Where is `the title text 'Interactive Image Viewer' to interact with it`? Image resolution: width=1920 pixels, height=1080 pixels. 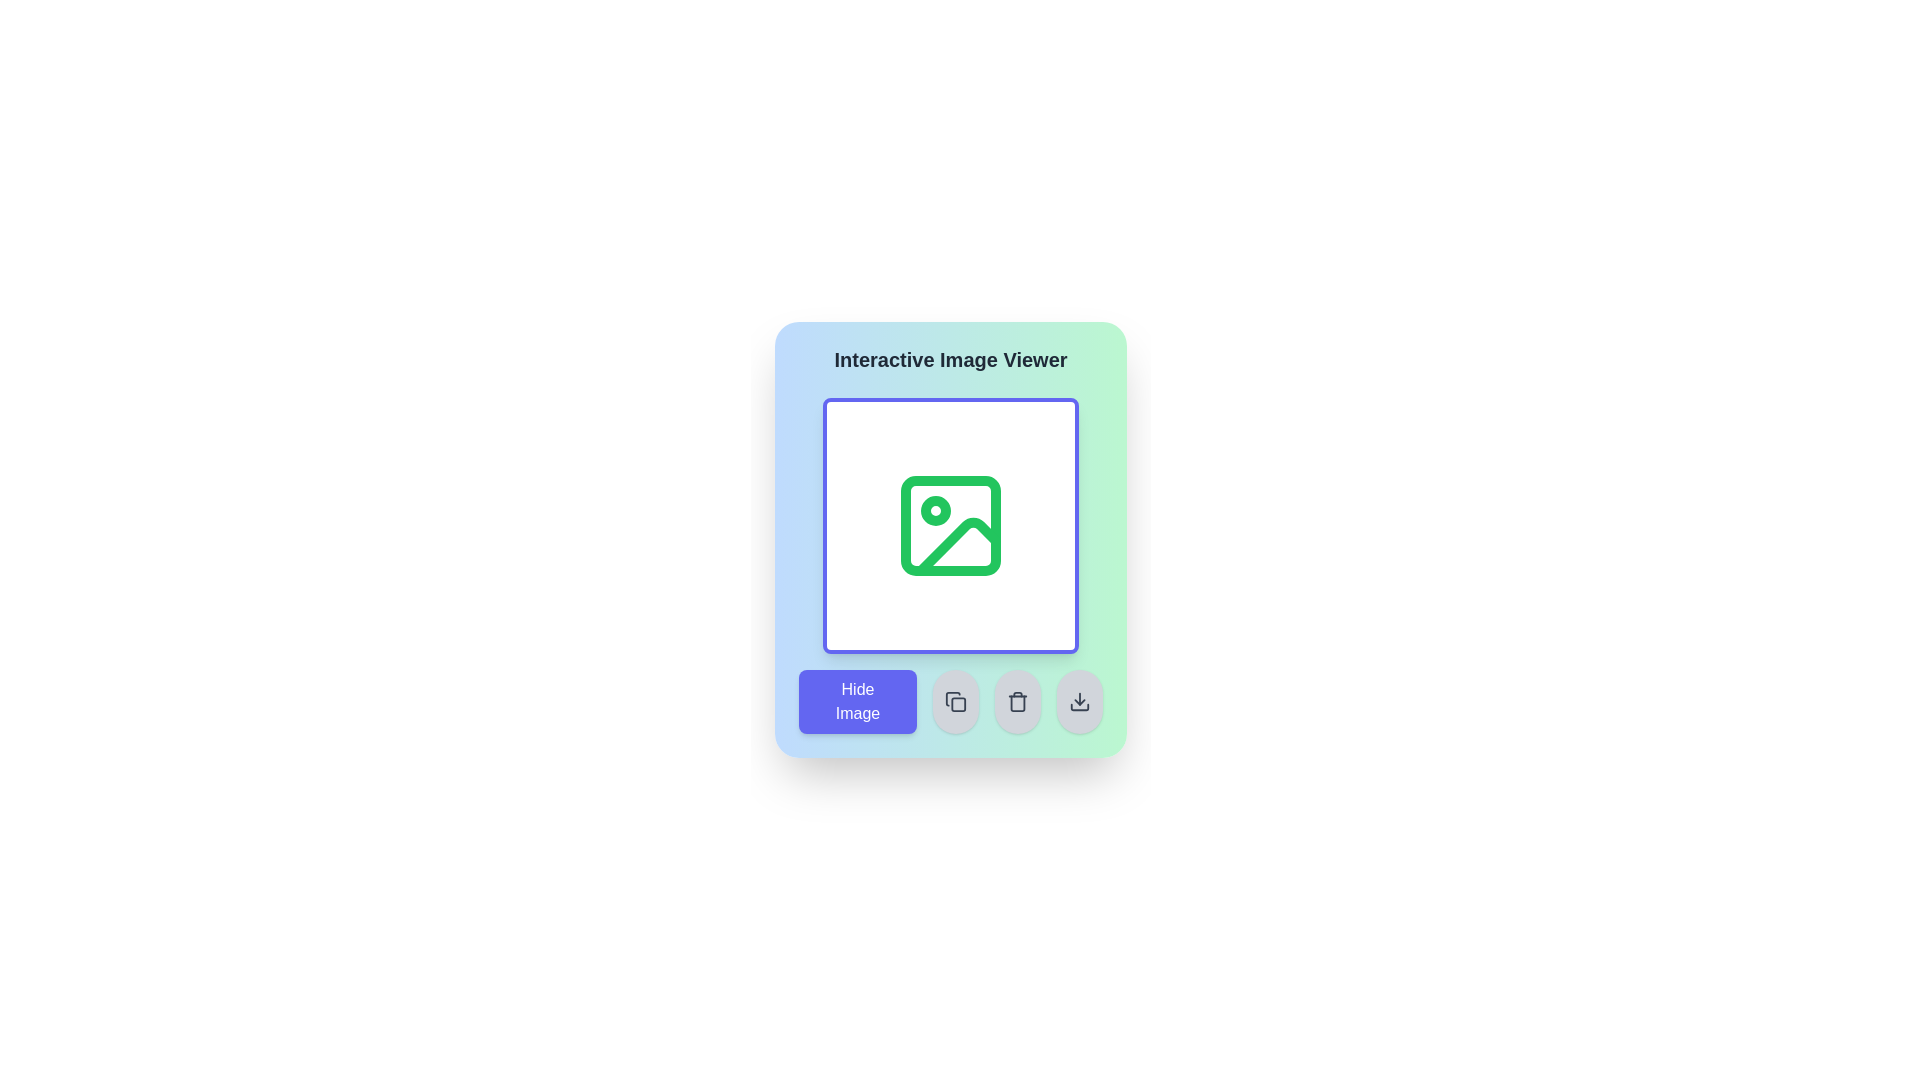
the title text 'Interactive Image Viewer' to interact with it is located at coordinates (949, 358).